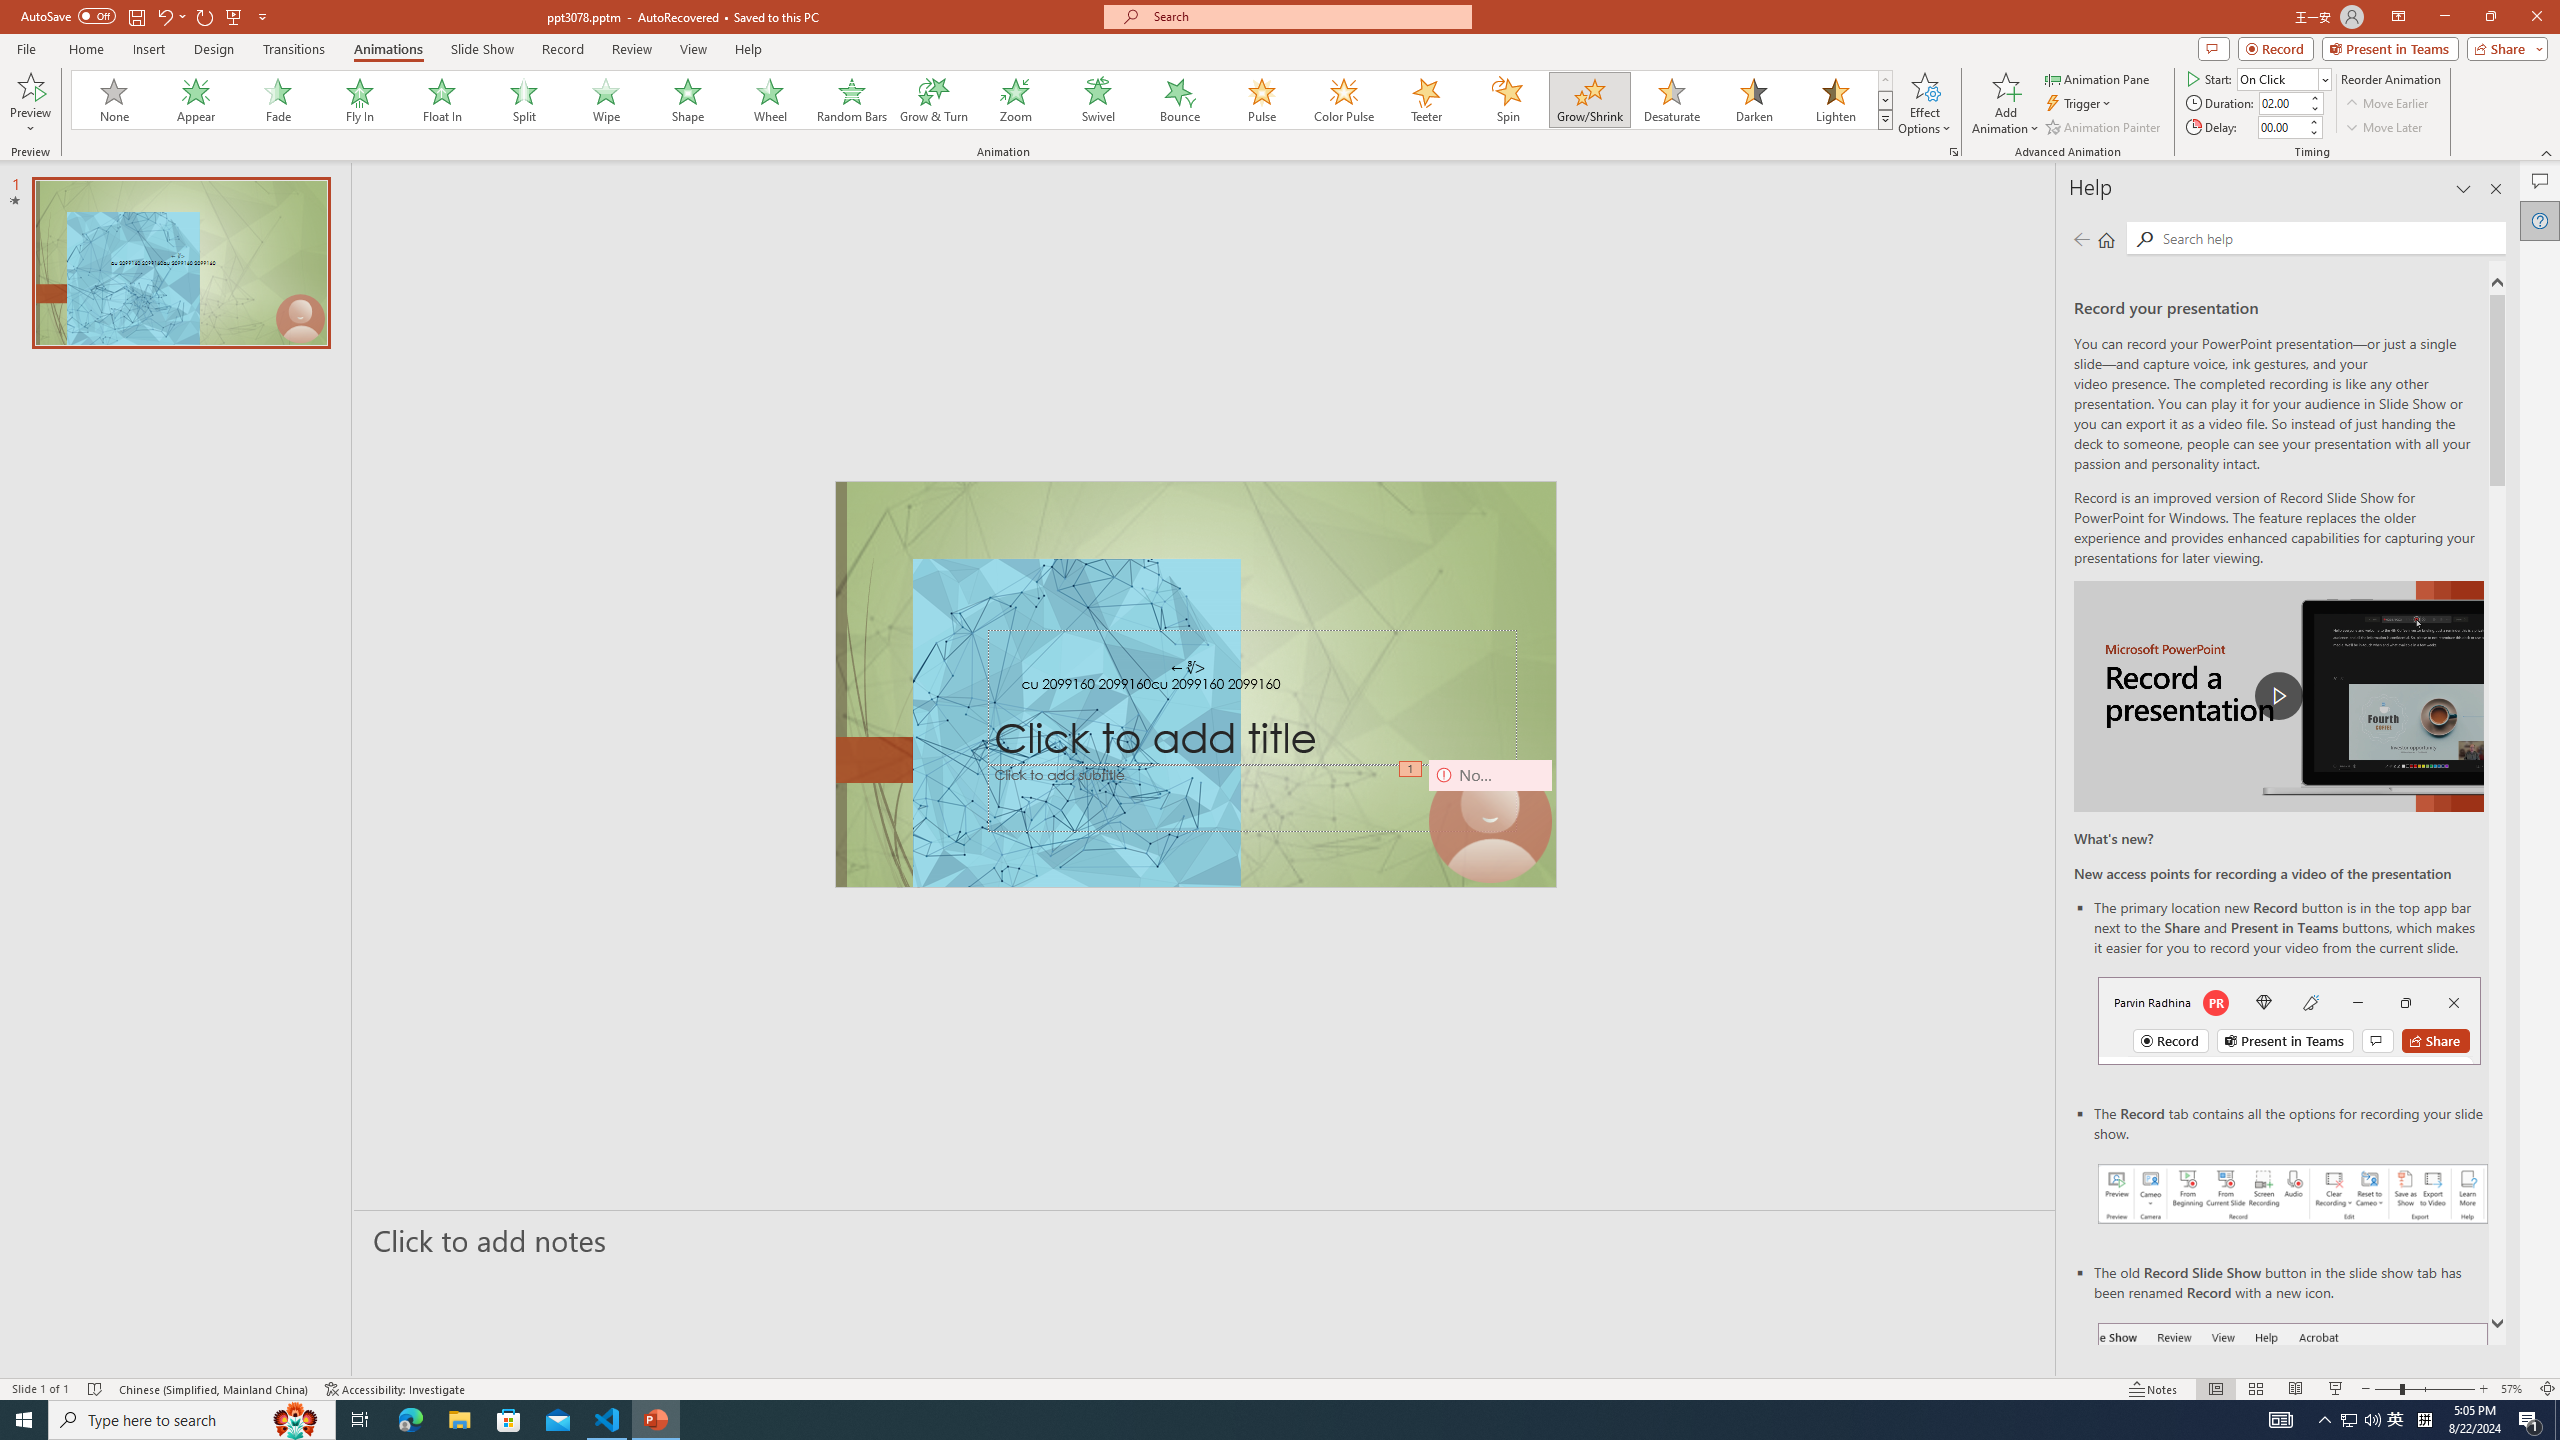  Describe the element at coordinates (1884, 118) in the screenshot. I see `'Animation Styles'` at that location.